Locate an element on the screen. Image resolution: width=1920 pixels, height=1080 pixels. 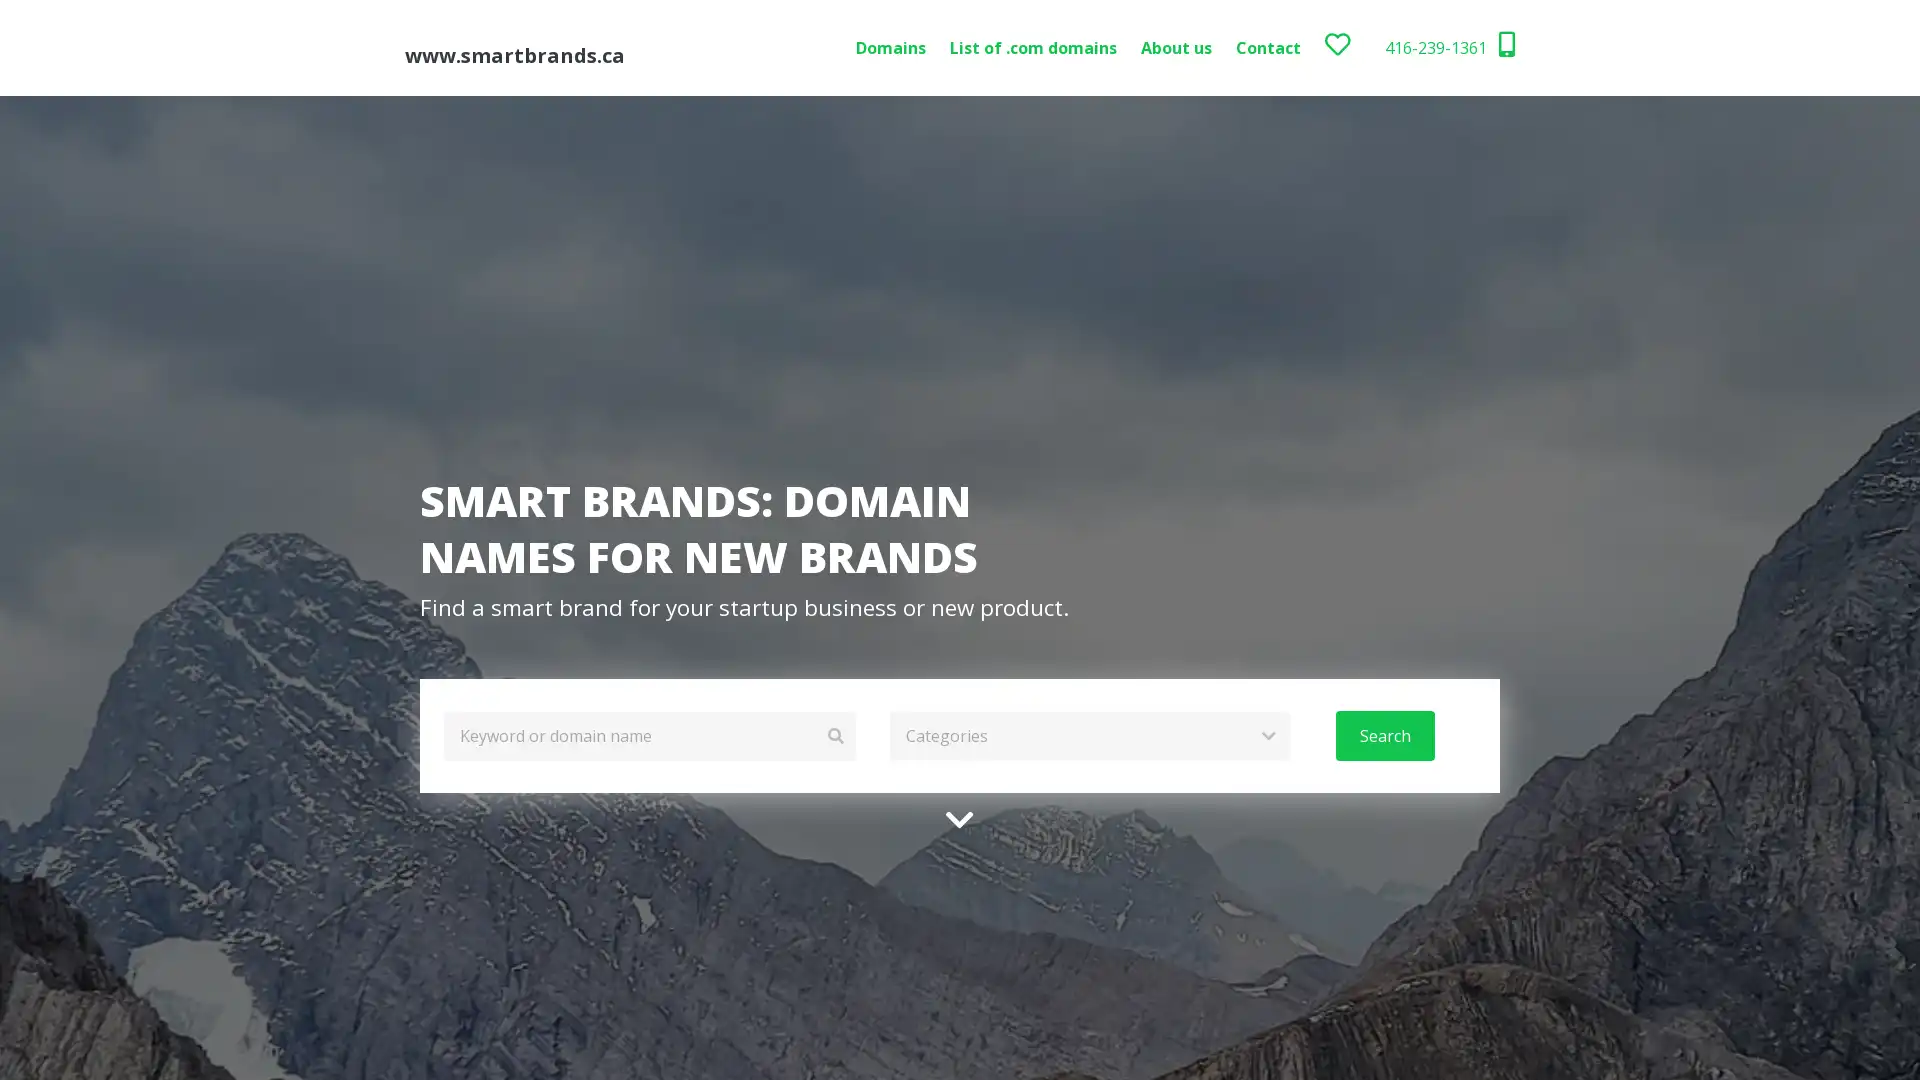
Categories is located at coordinates (1088, 735).